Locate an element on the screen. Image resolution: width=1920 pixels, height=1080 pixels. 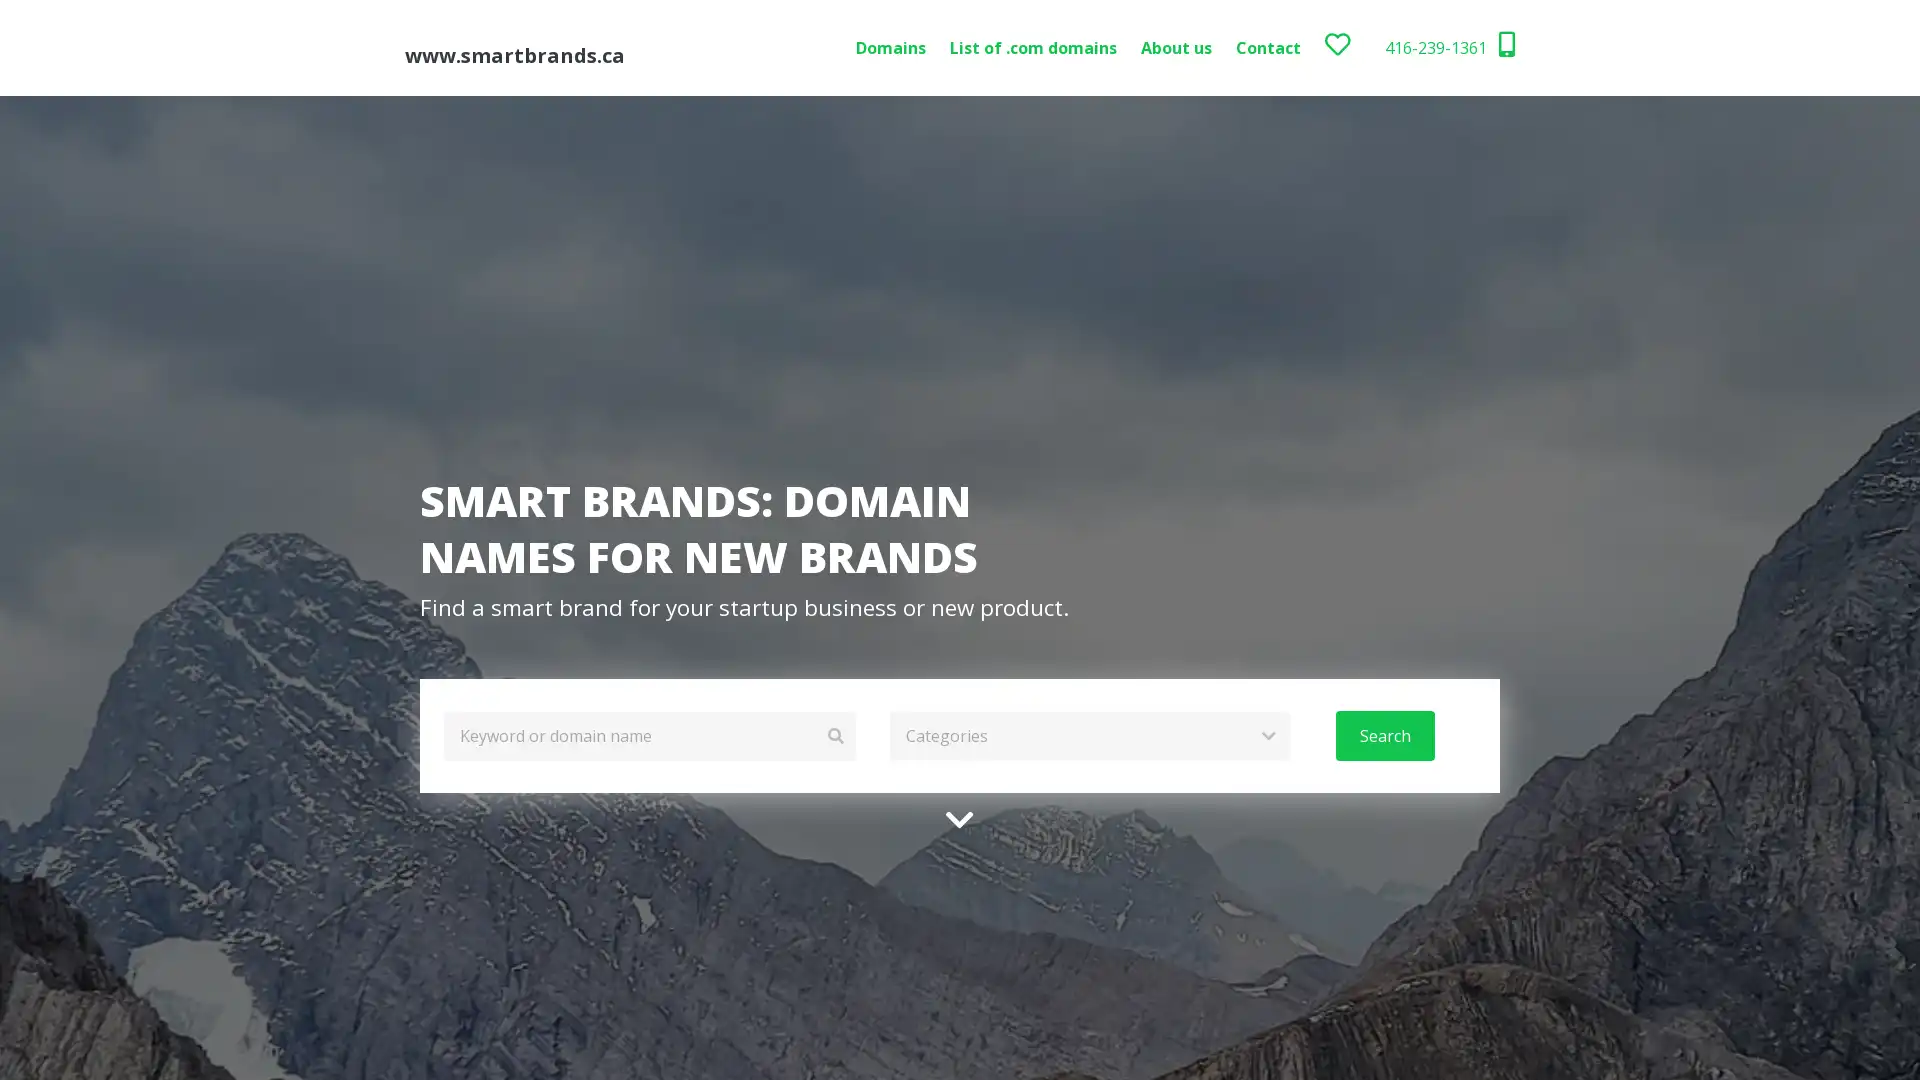
Categories is located at coordinates (1088, 735).